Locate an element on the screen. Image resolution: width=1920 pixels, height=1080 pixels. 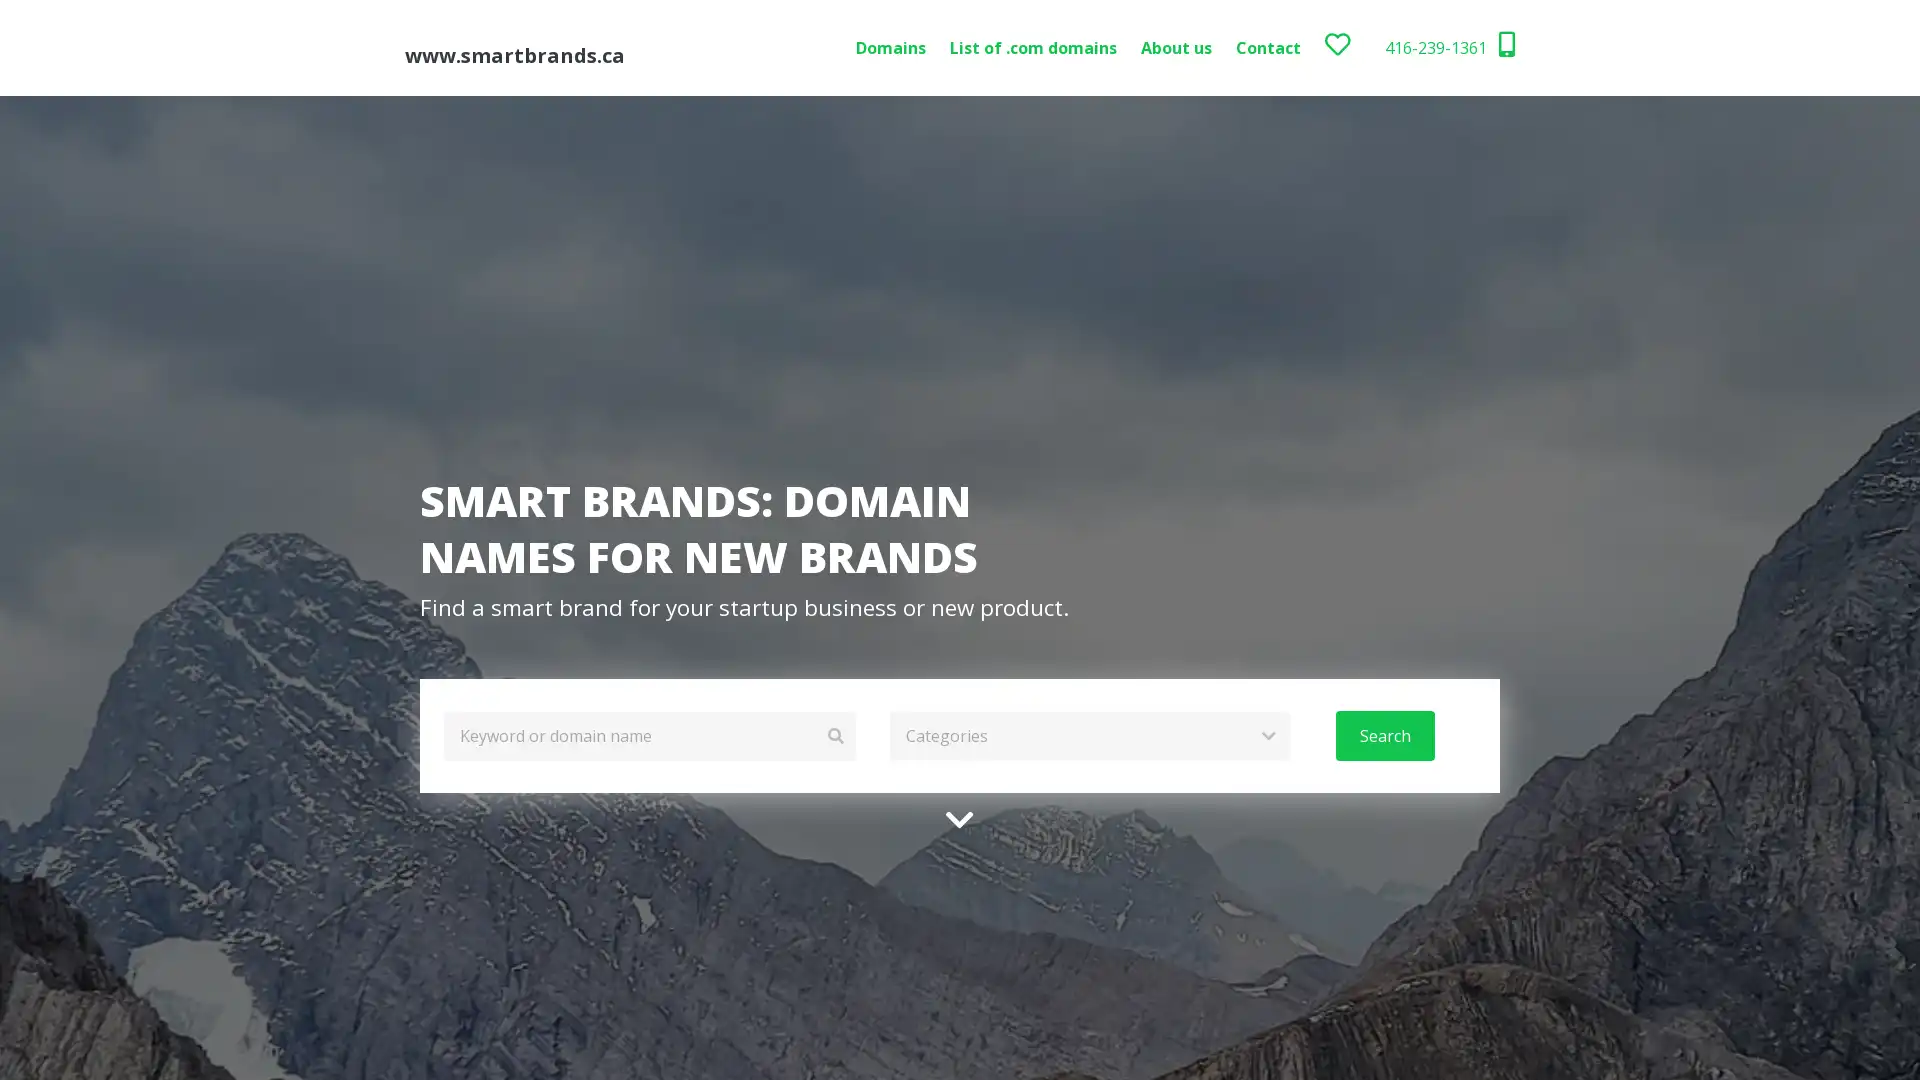
Categories is located at coordinates (1088, 735).